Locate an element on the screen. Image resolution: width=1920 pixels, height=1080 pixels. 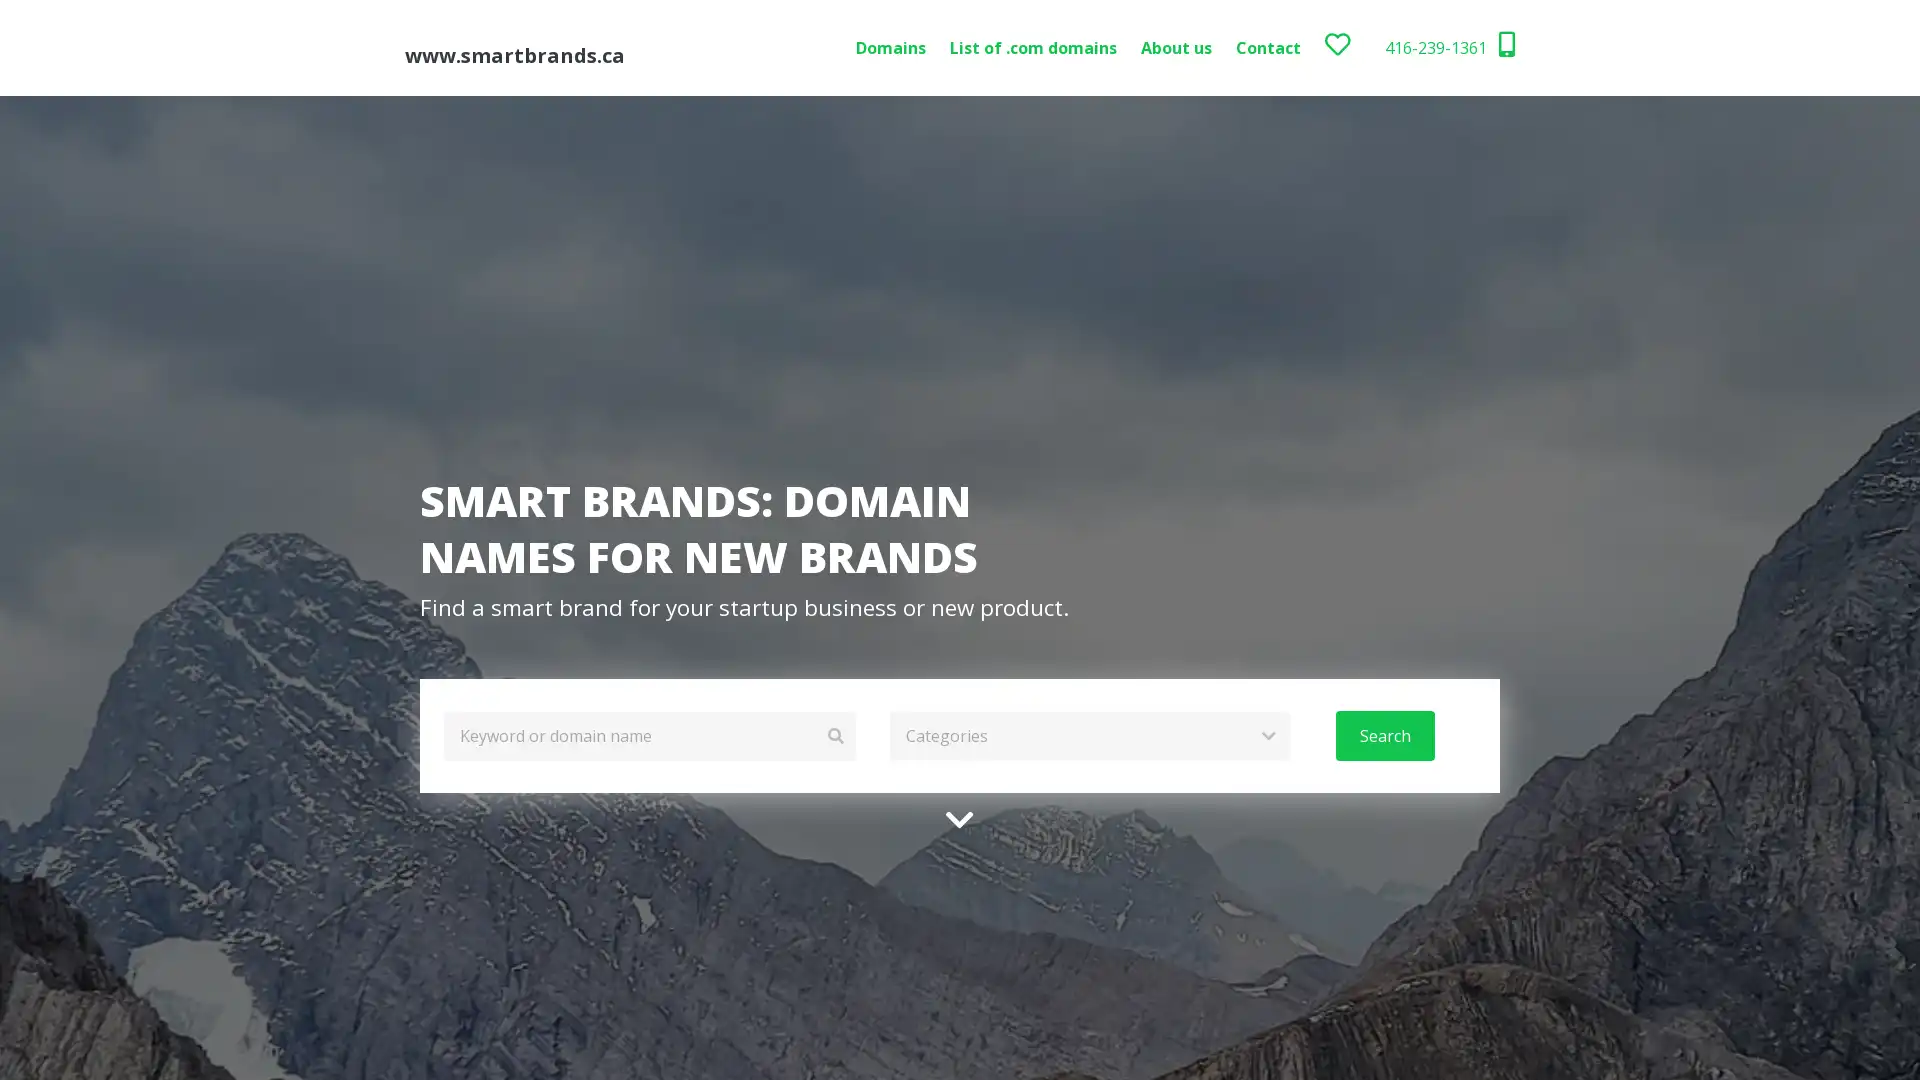
Categories is located at coordinates (1088, 735).